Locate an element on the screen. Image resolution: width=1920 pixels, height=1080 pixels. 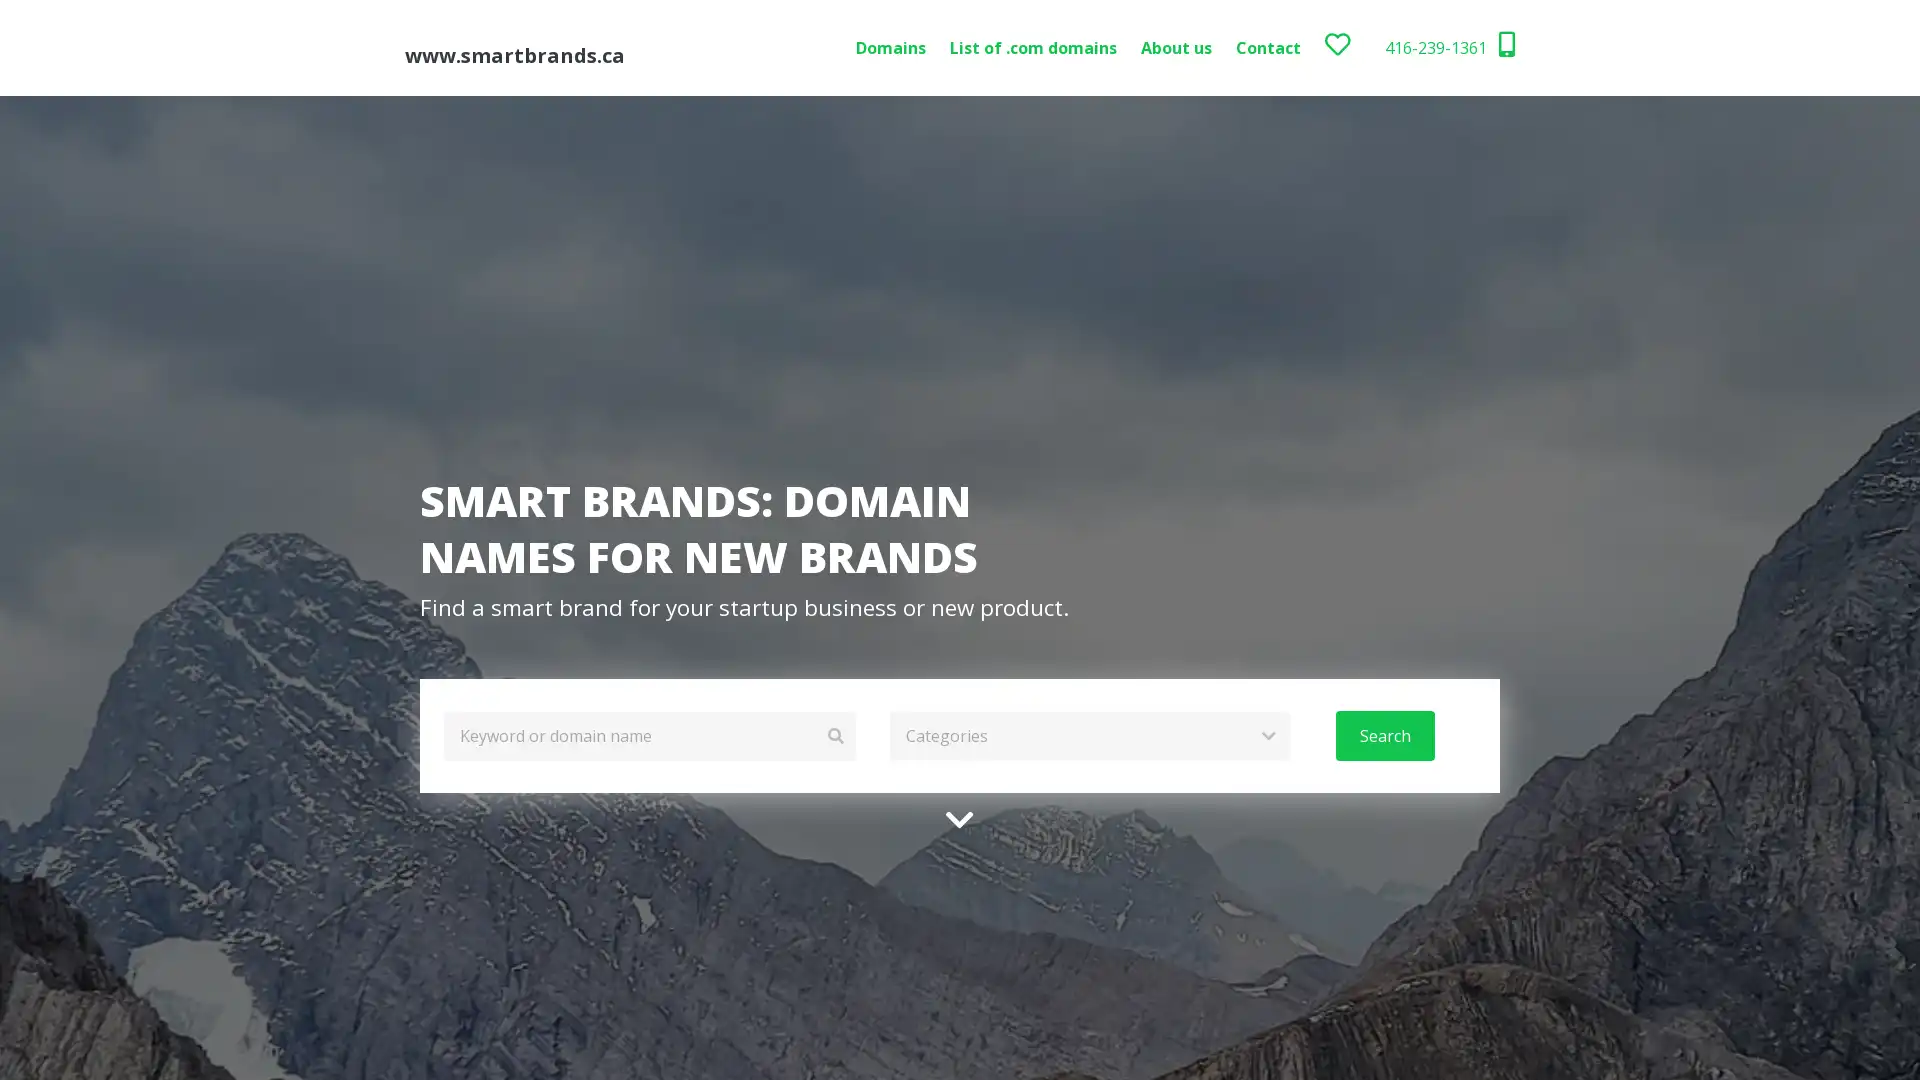
Categories is located at coordinates (1088, 735).